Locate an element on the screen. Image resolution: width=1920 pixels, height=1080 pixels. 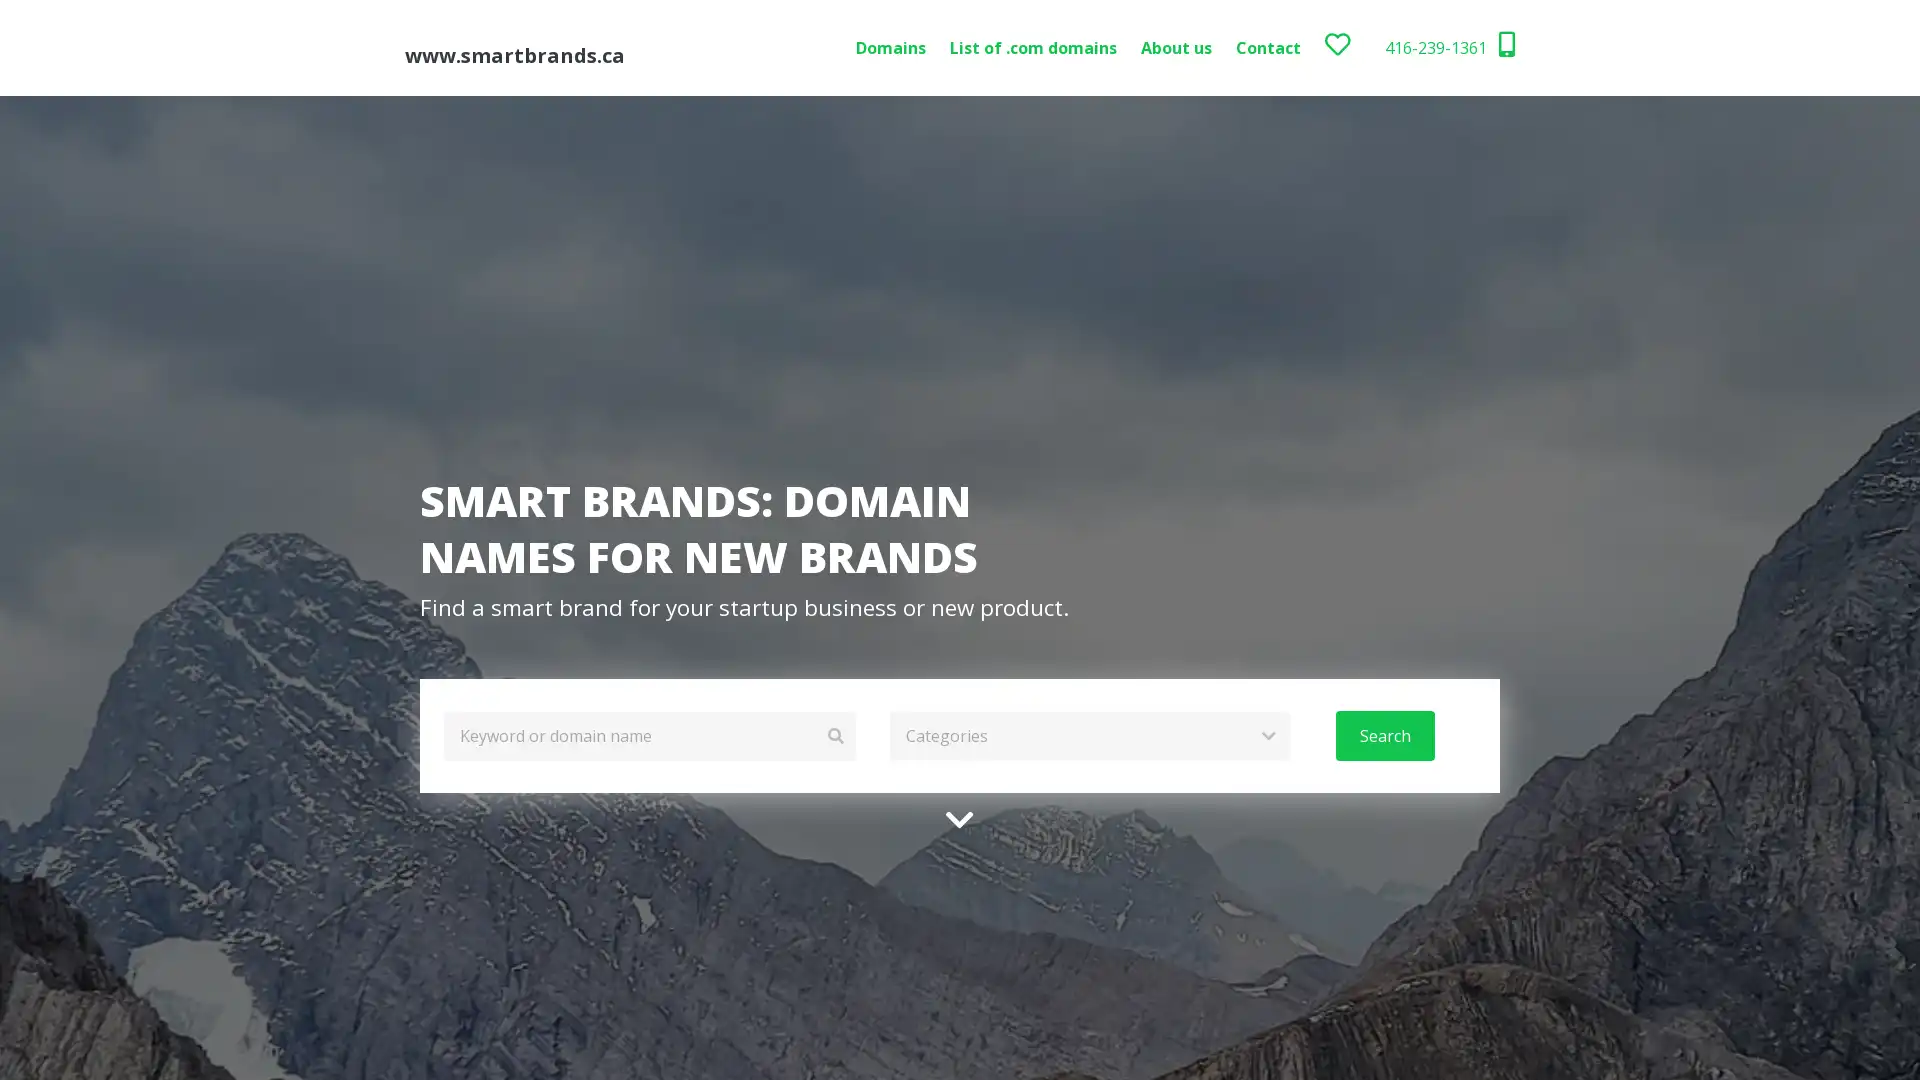
Categories is located at coordinates (1088, 735).